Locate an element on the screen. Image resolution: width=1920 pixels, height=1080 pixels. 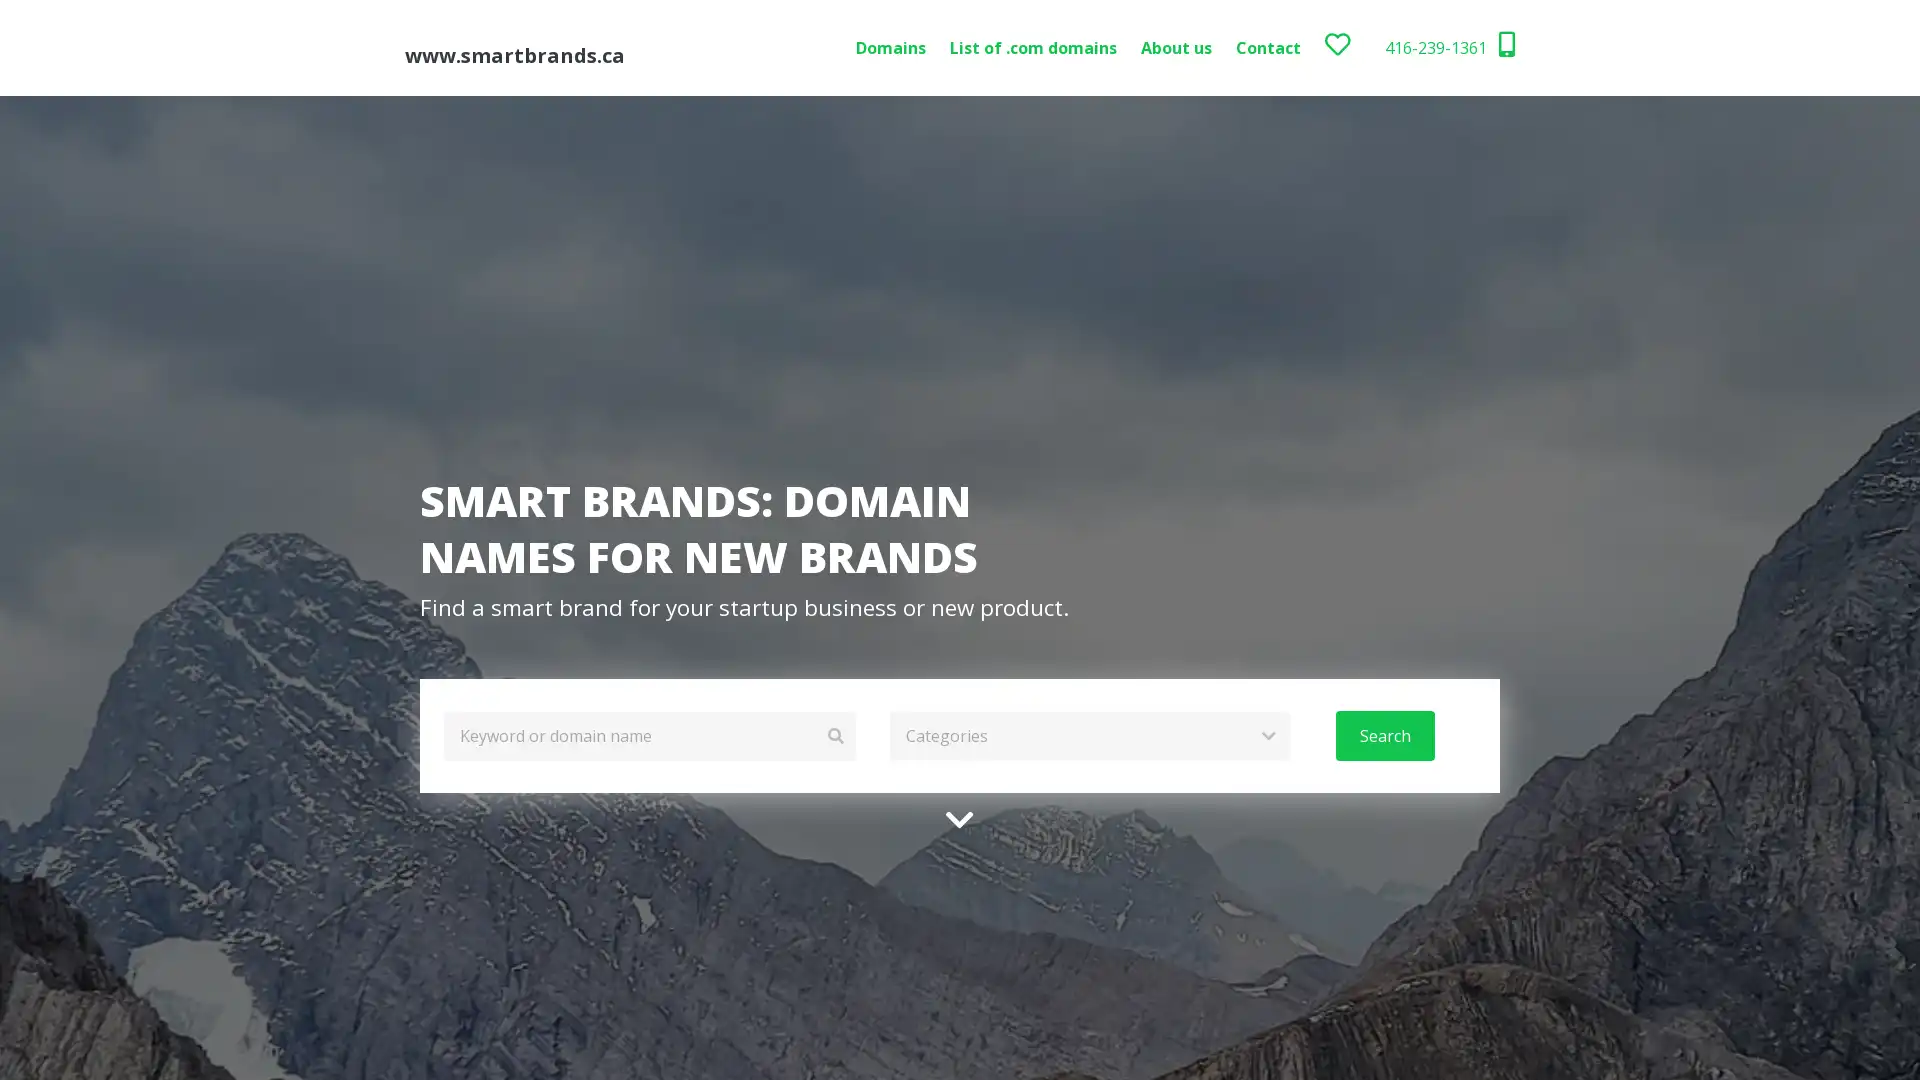
Categories is located at coordinates (1088, 735).